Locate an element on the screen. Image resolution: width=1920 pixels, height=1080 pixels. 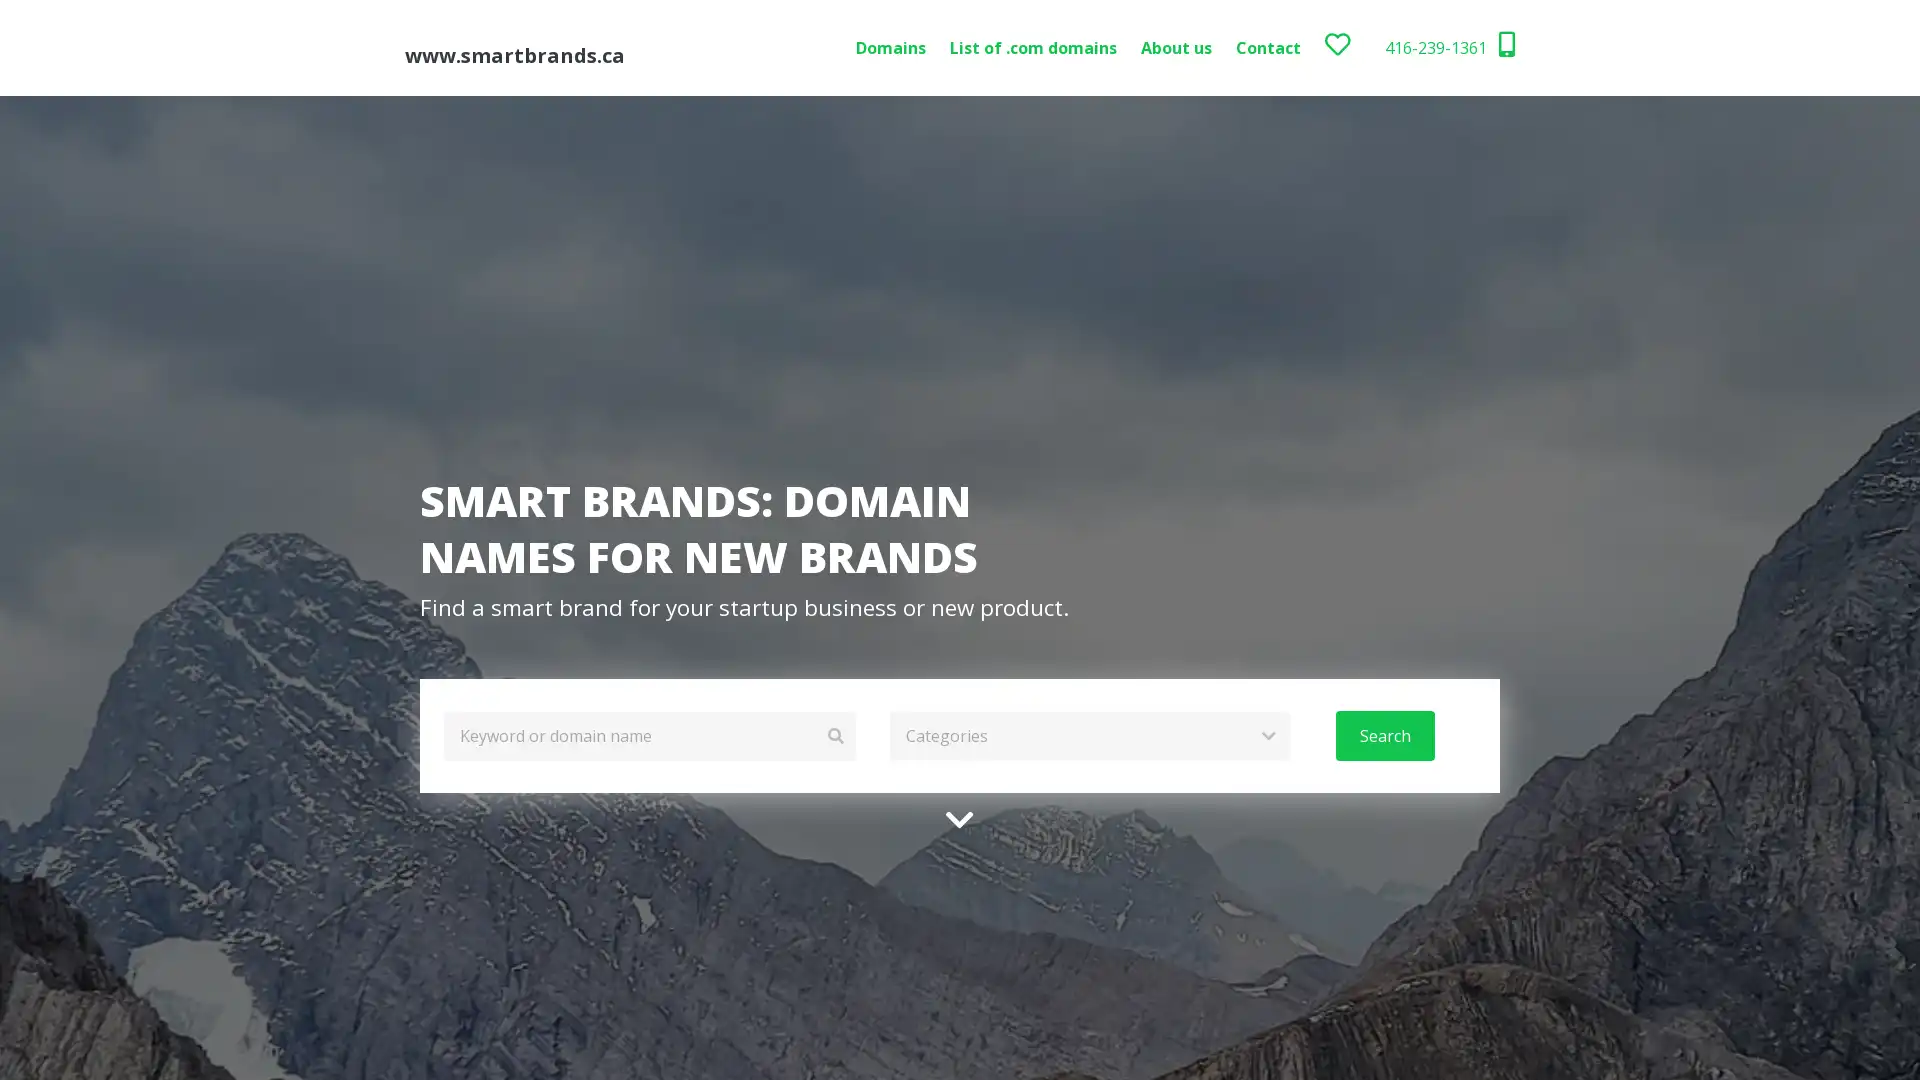
Categories is located at coordinates (1088, 735).